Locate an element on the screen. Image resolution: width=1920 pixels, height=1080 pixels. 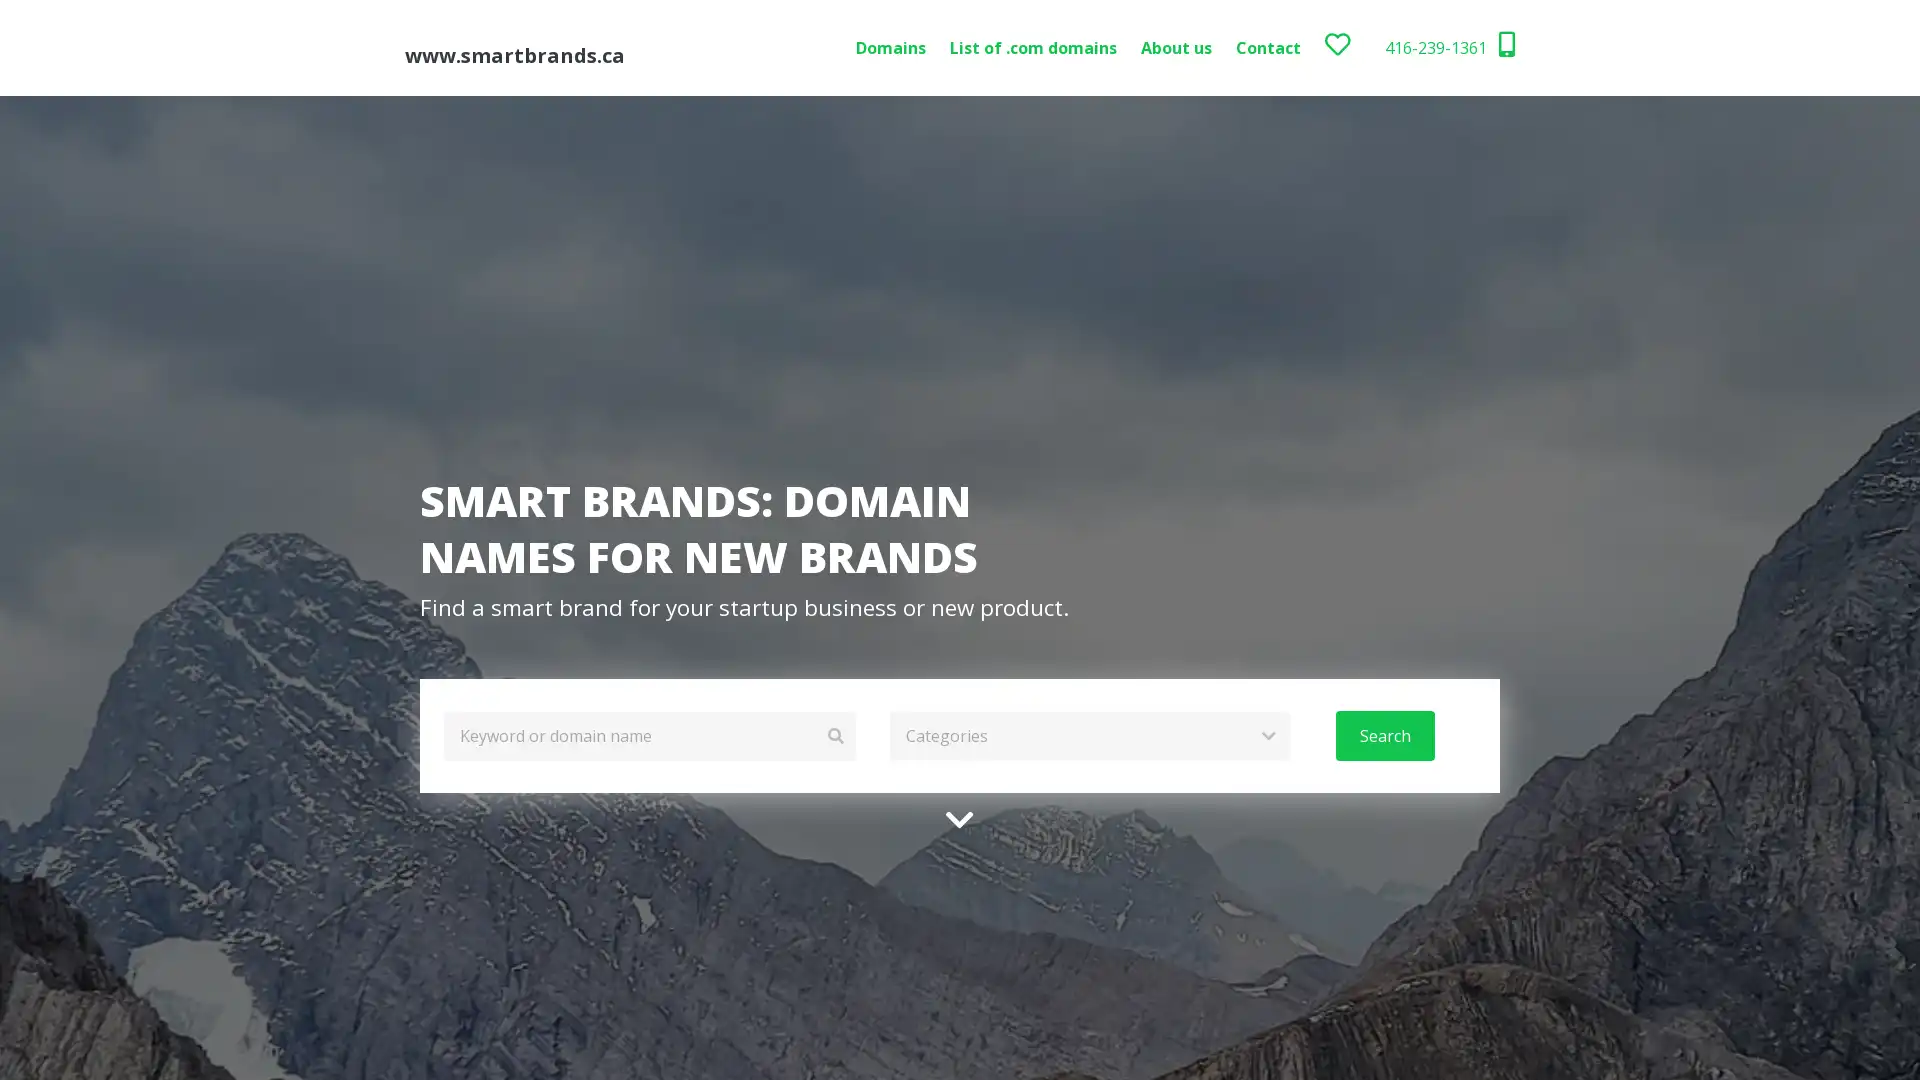
Categories is located at coordinates (1088, 735).